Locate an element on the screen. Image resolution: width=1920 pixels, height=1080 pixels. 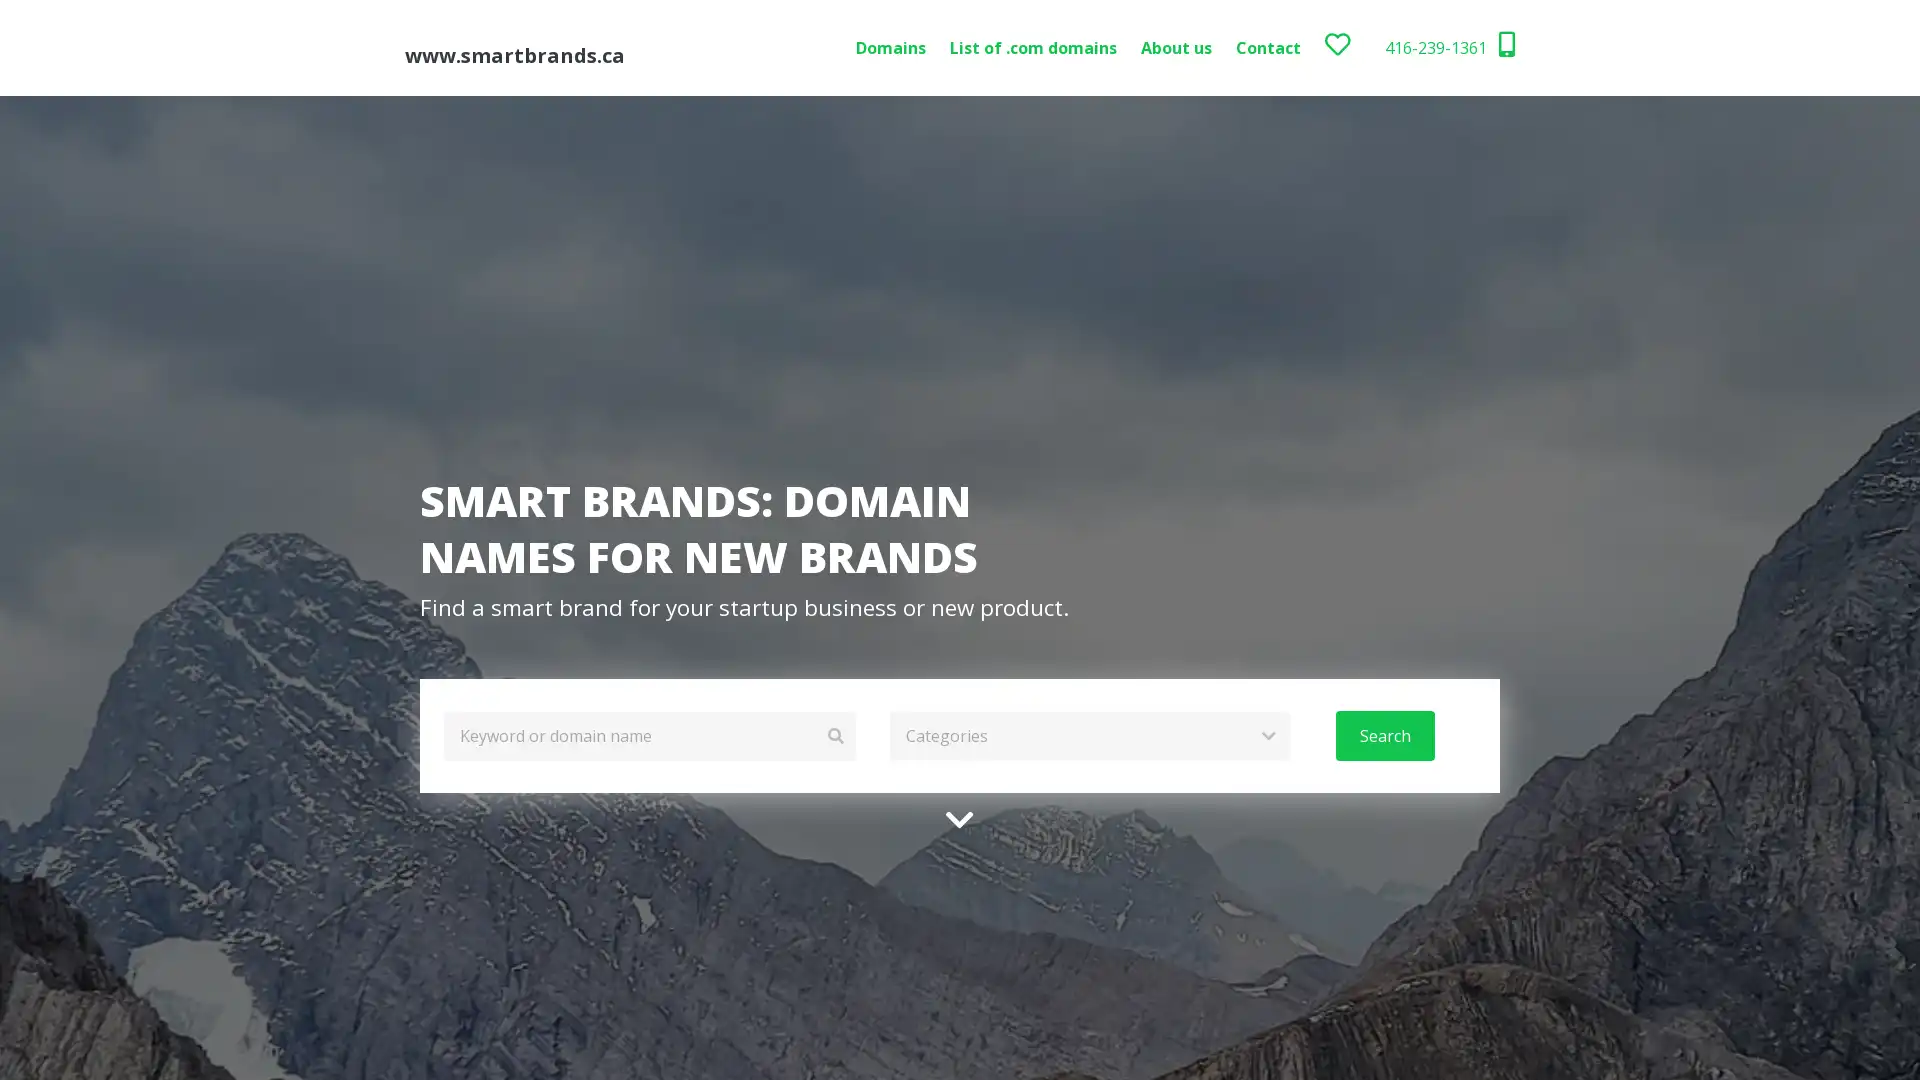
Categories is located at coordinates (1088, 735).